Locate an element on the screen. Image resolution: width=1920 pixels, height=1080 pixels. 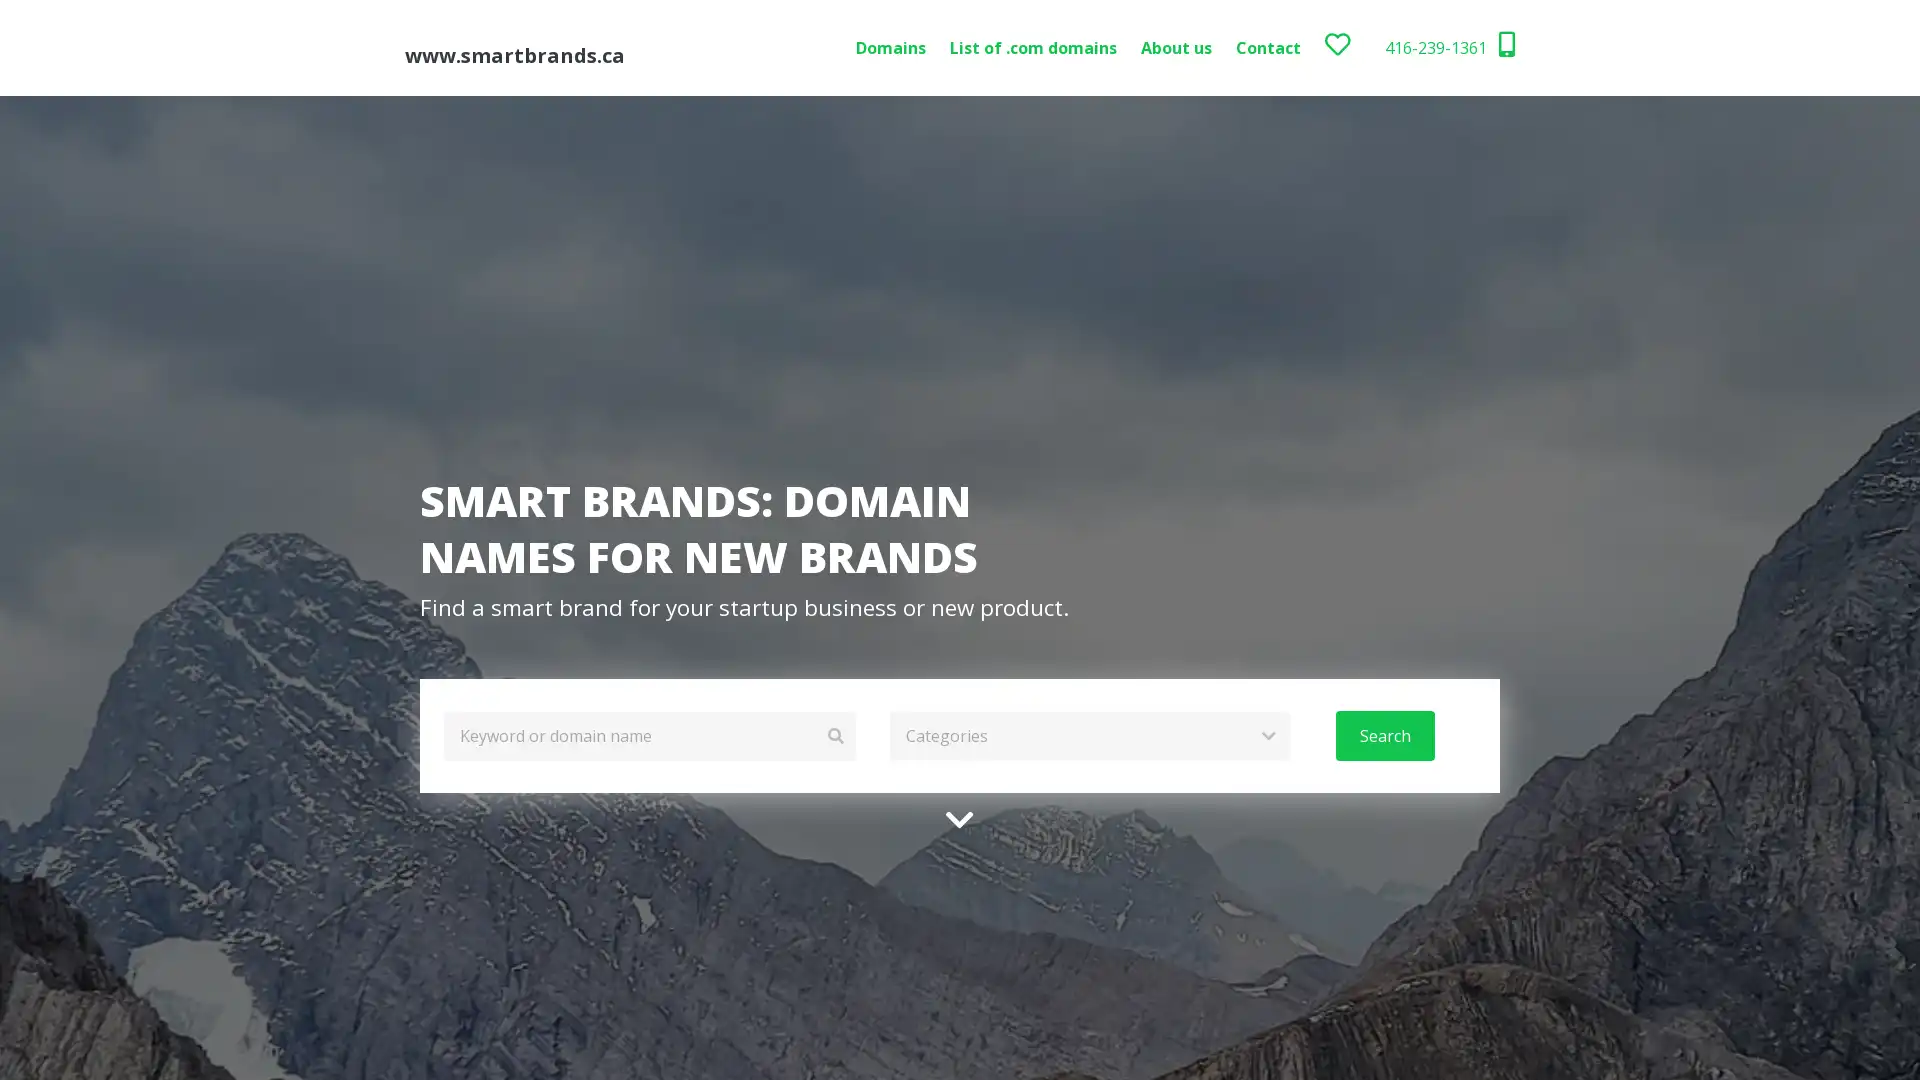
Categories is located at coordinates (1088, 735).